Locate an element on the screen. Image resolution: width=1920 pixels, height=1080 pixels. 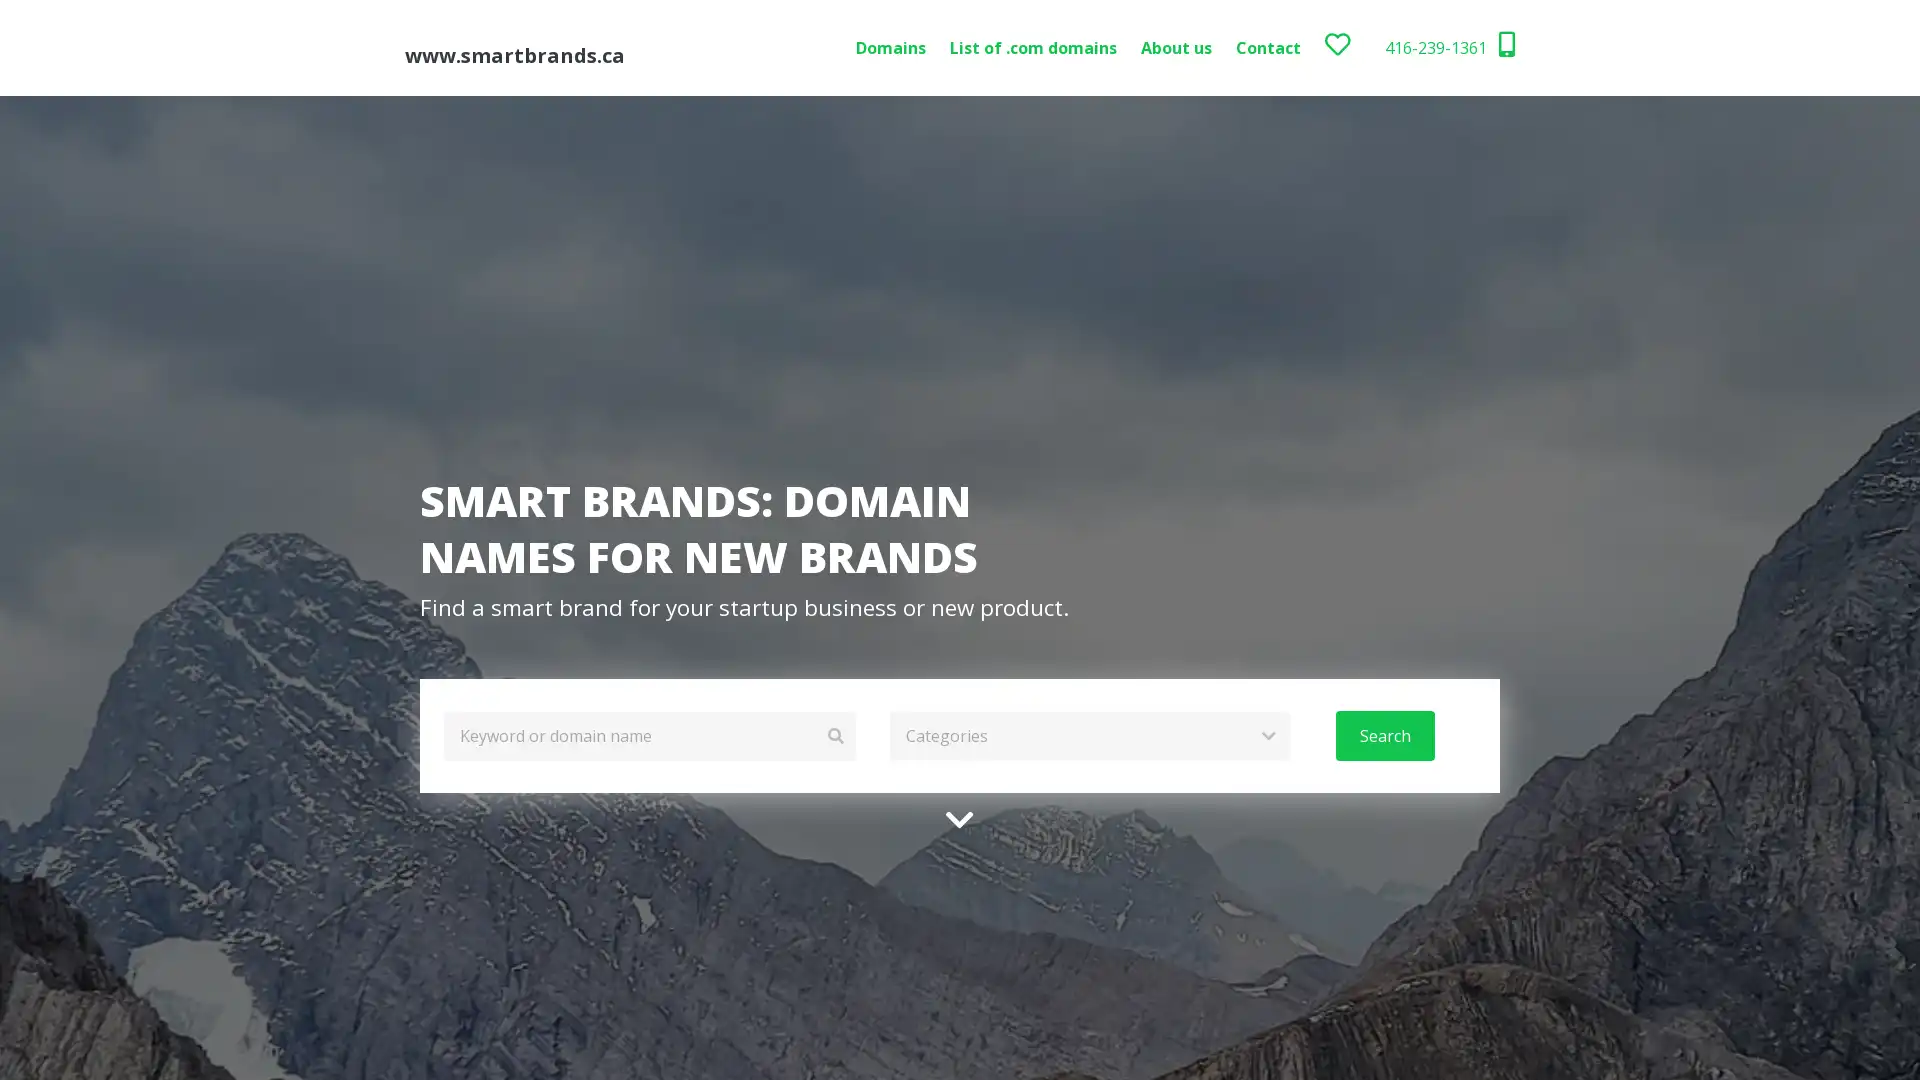
Categories is located at coordinates (1088, 735).